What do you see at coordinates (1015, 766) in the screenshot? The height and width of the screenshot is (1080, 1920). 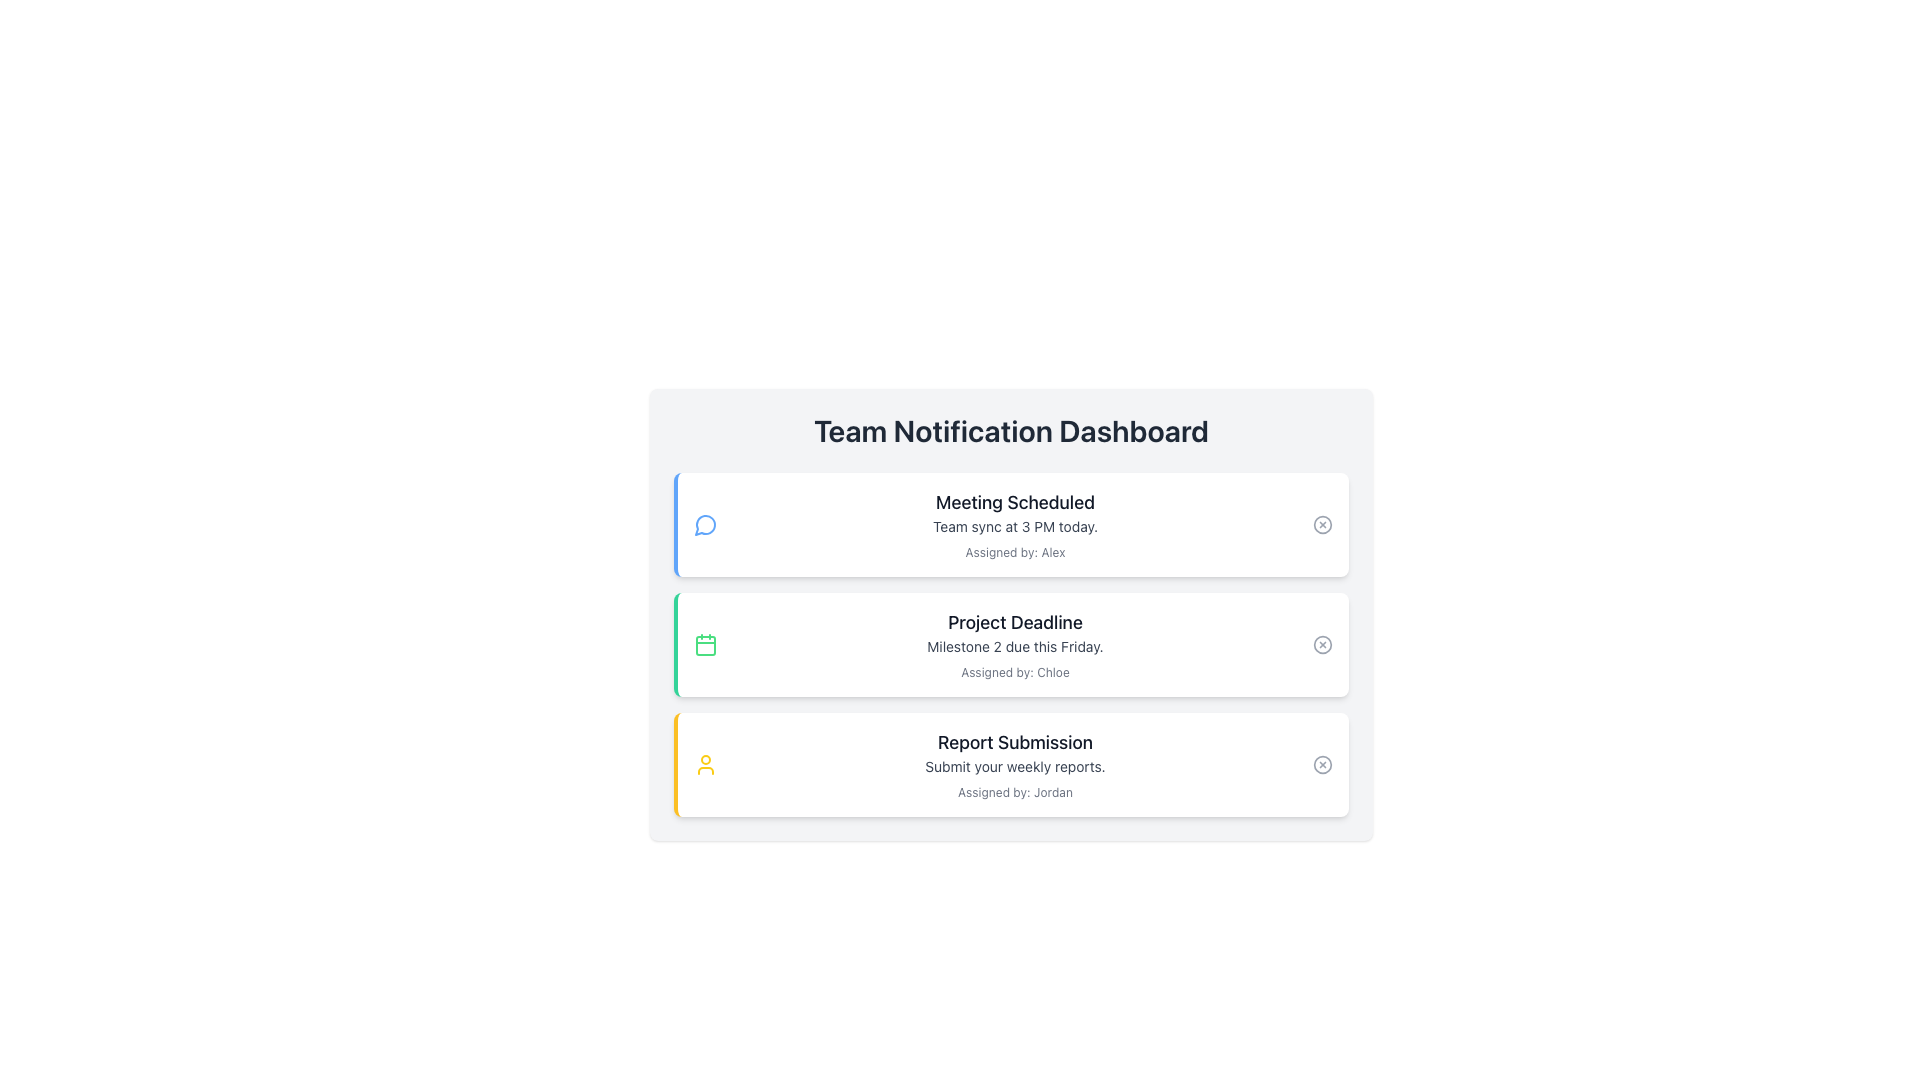 I see `the text snippet that reads 'Submit your weekly reports.' for accessibility purposes` at bounding box center [1015, 766].